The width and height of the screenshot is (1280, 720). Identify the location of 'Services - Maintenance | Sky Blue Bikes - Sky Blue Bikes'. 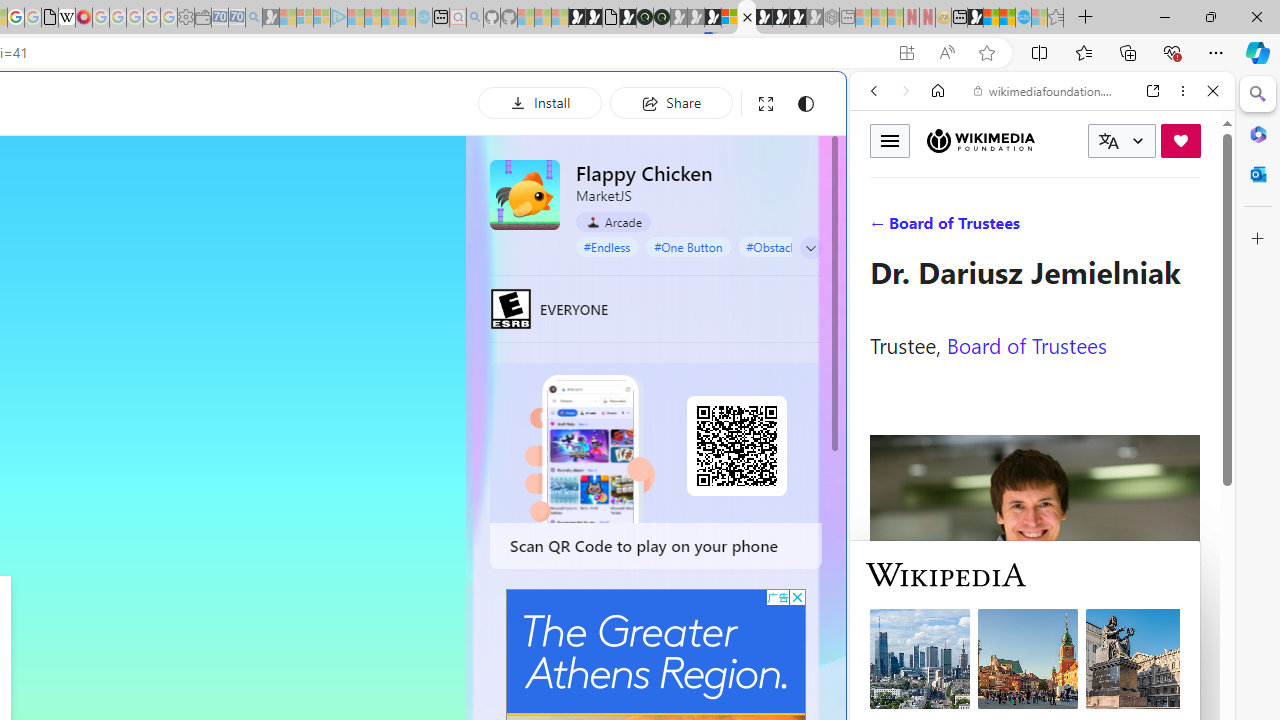
(1023, 17).